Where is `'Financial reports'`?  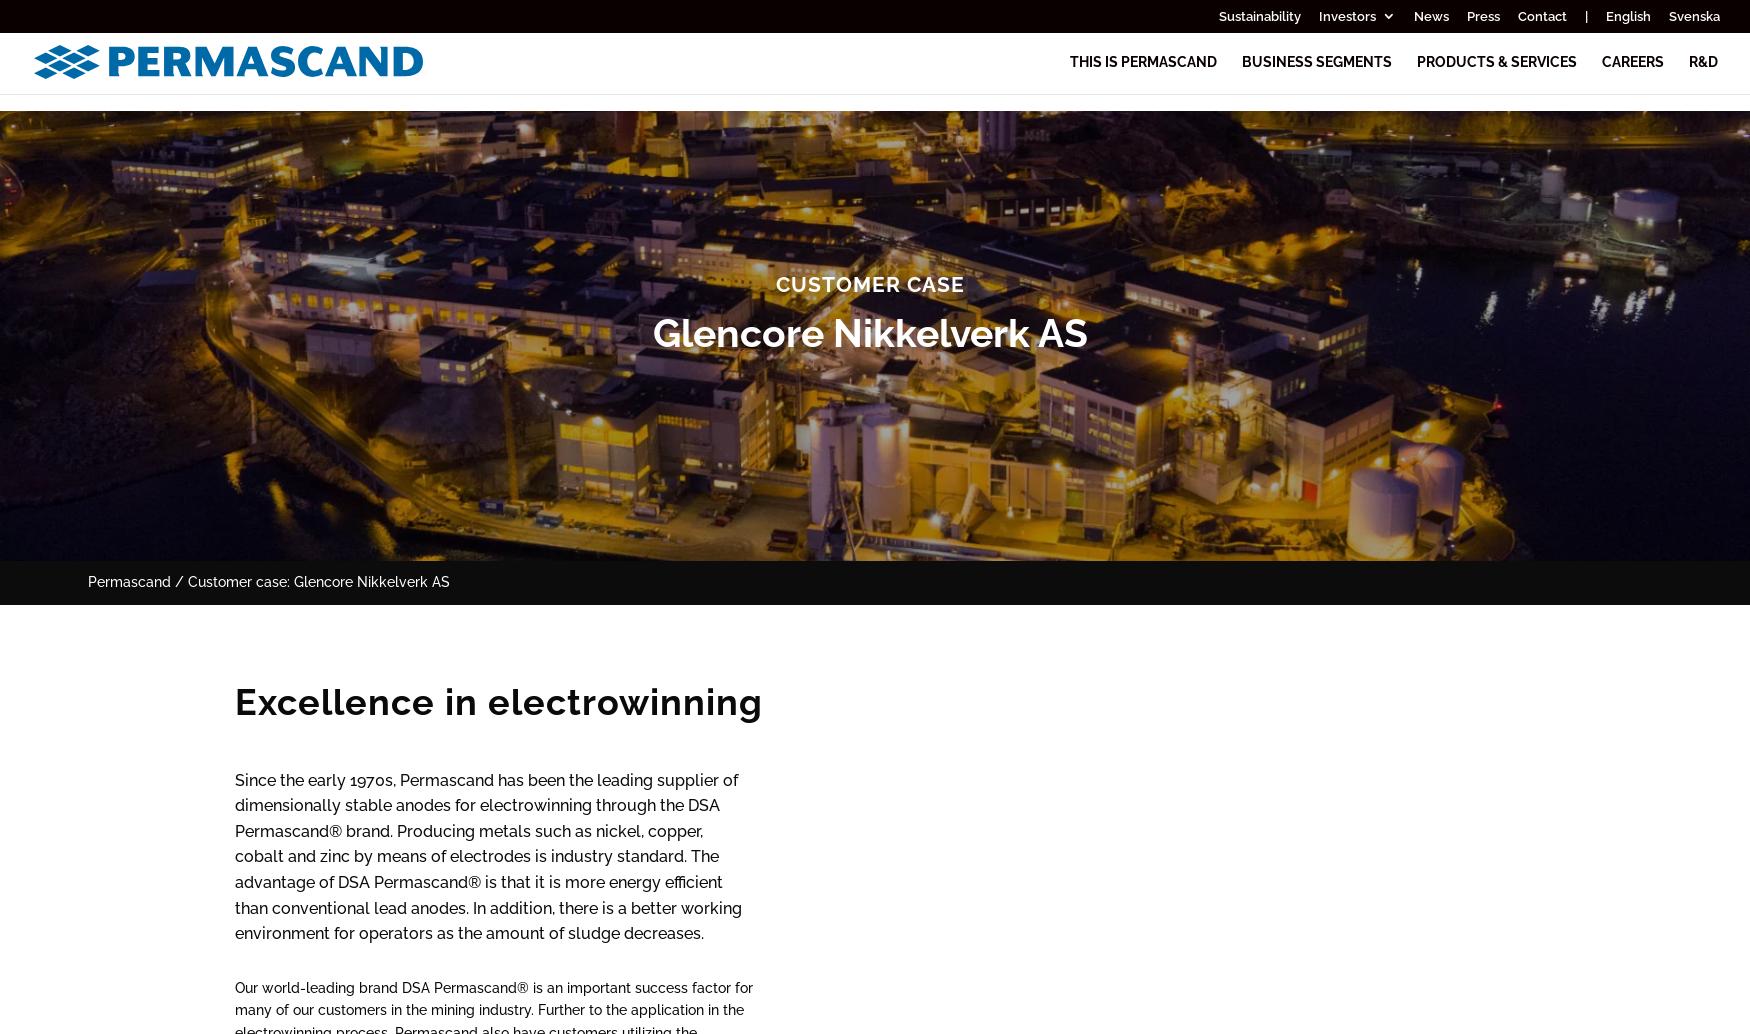 'Financial reports' is located at coordinates (1193, 107).